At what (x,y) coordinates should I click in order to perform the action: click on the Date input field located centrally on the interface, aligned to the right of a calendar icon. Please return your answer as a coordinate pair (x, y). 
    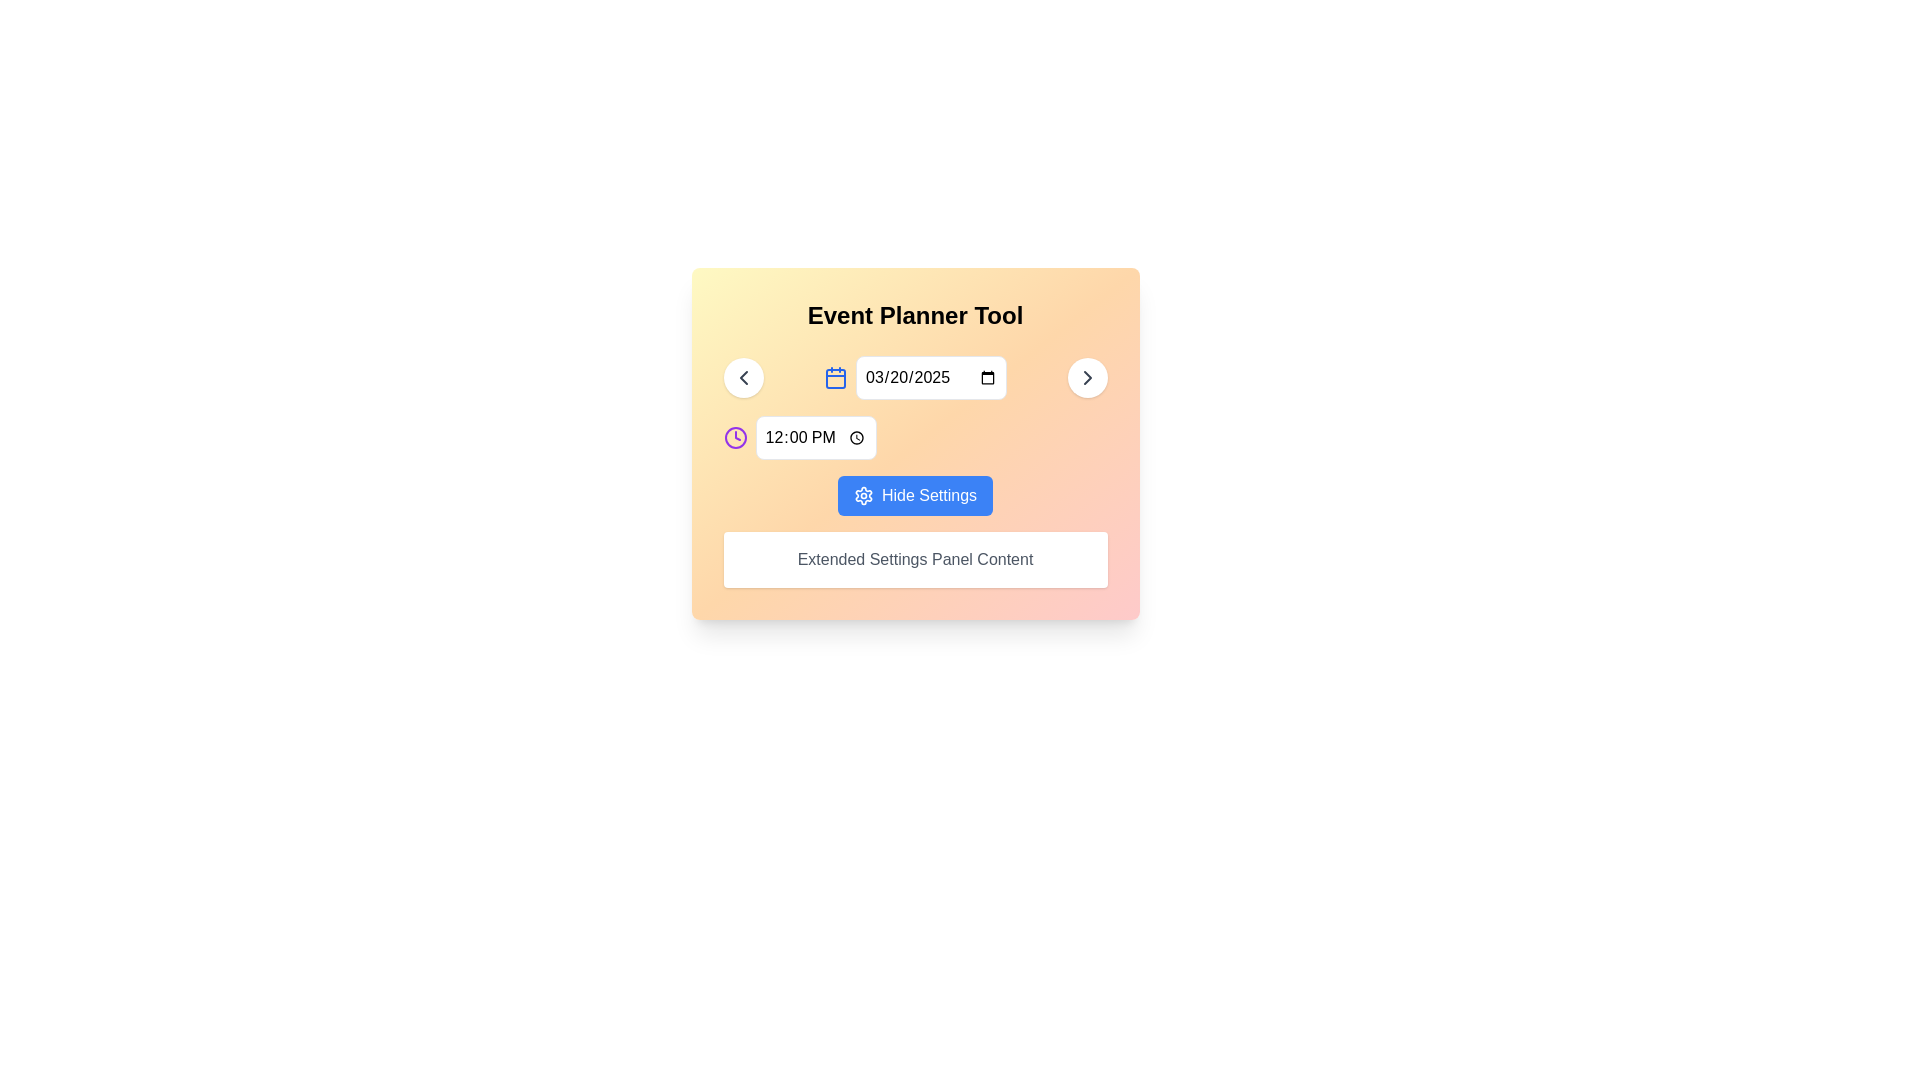
    Looking at the image, I should click on (930, 378).